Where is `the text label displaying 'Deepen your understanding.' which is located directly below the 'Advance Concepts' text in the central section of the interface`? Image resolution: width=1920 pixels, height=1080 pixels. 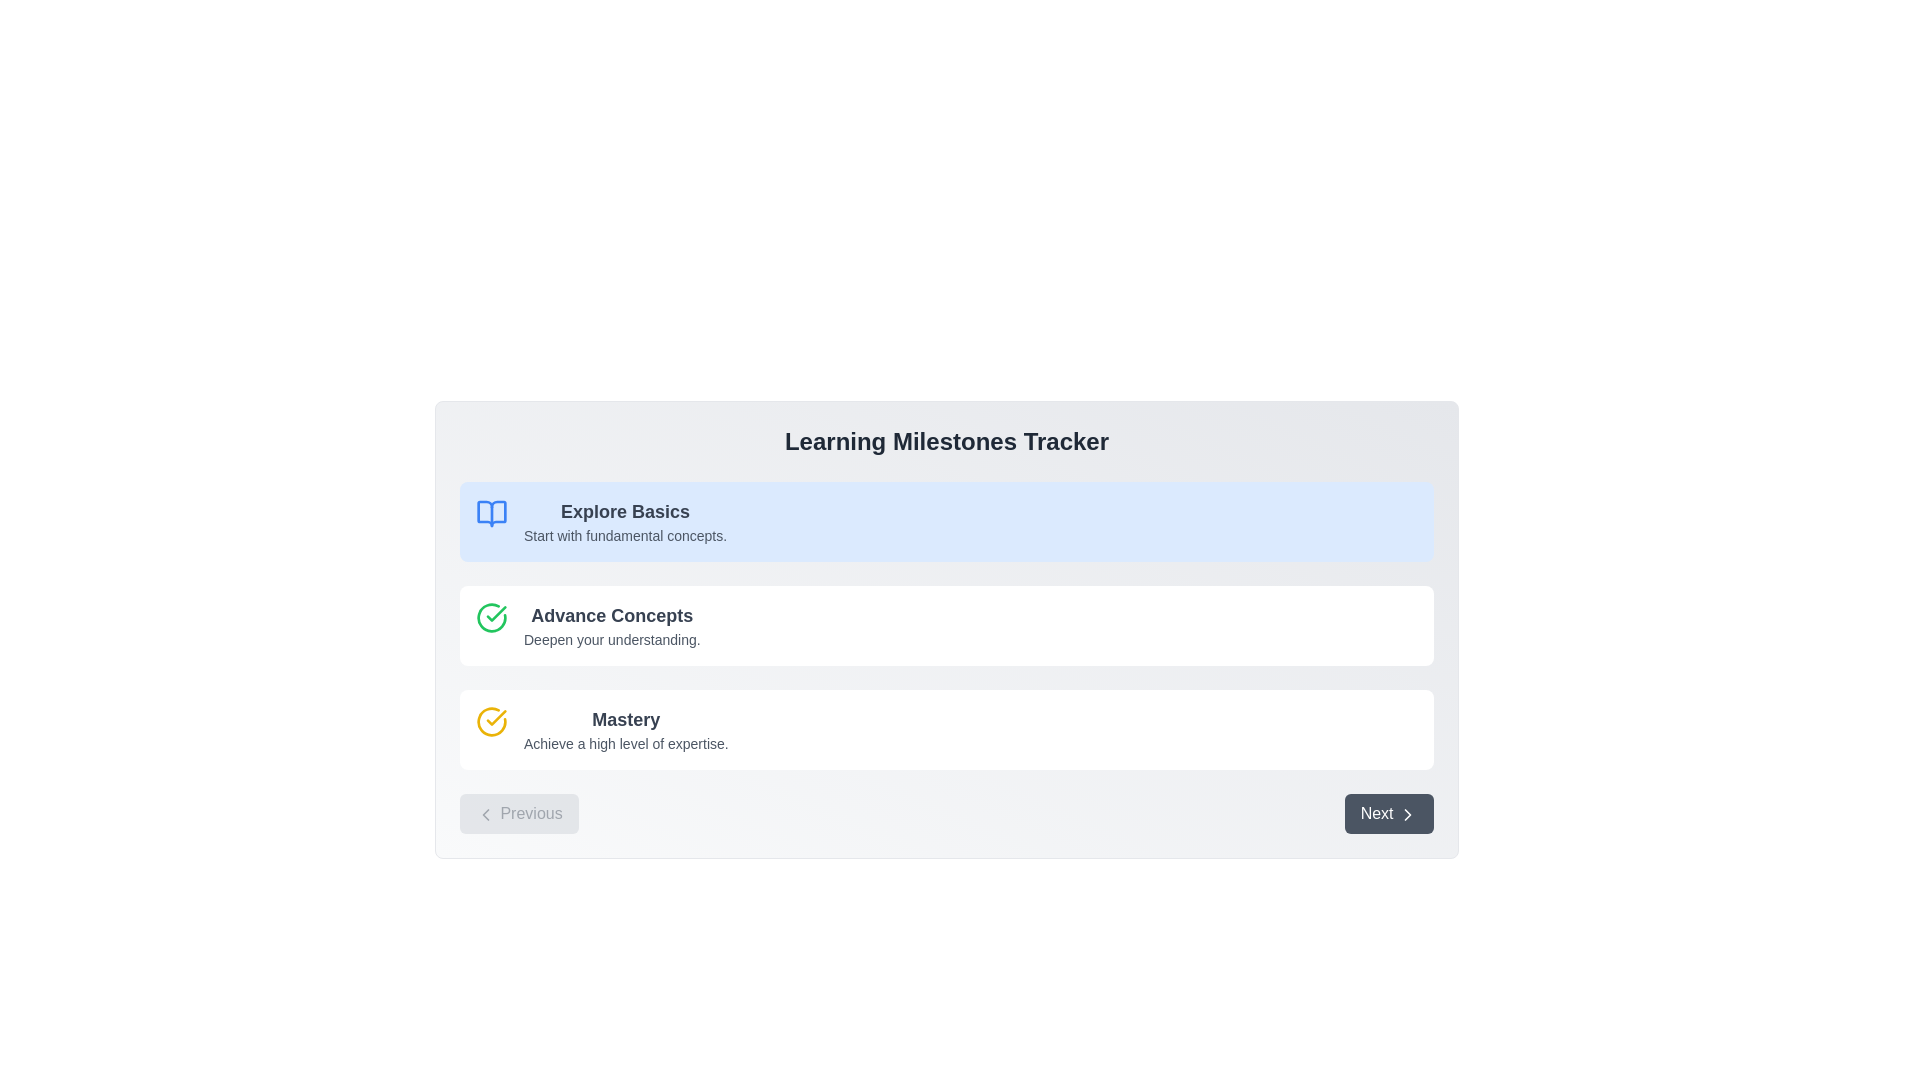 the text label displaying 'Deepen your understanding.' which is located directly below the 'Advance Concepts' text in the central section of the interface is located at coordinates (611, 640).